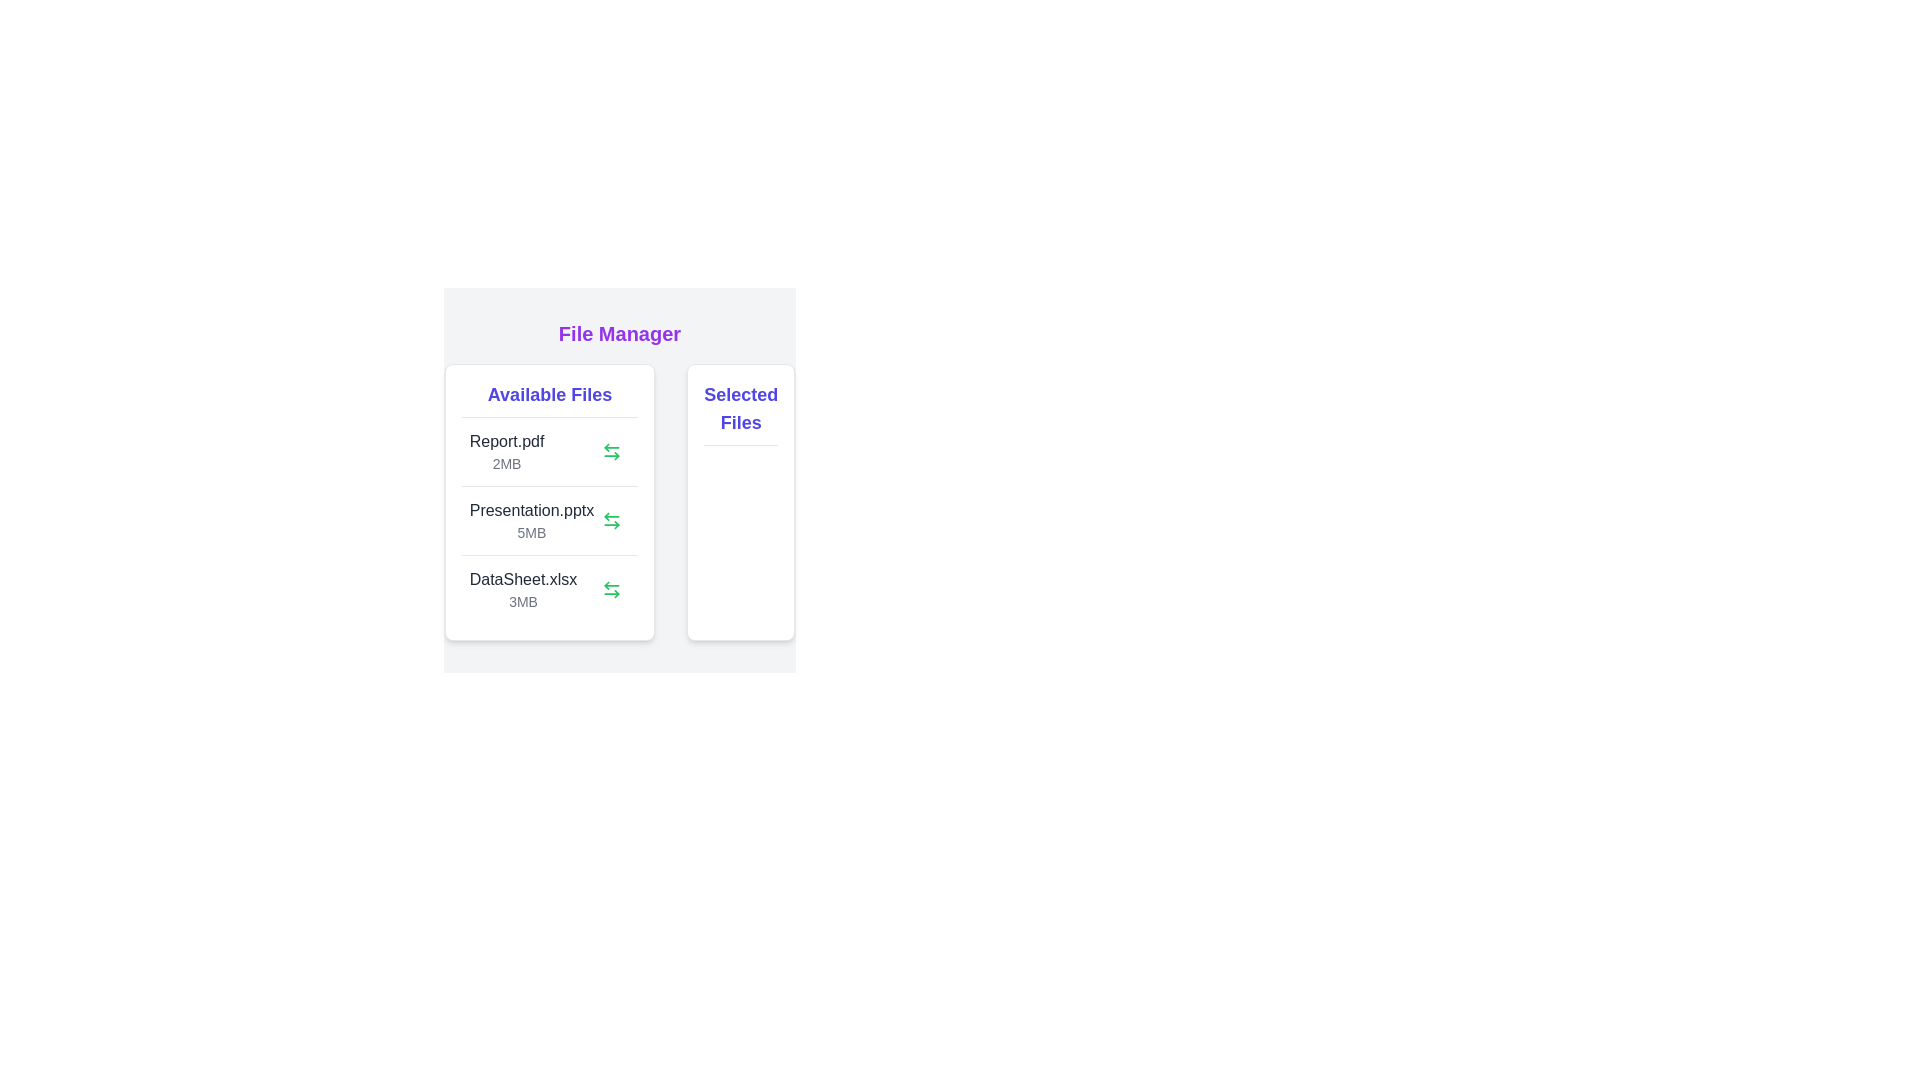  I want to click on the file list entry for 'Report.pdf' located, so click(507, 451).